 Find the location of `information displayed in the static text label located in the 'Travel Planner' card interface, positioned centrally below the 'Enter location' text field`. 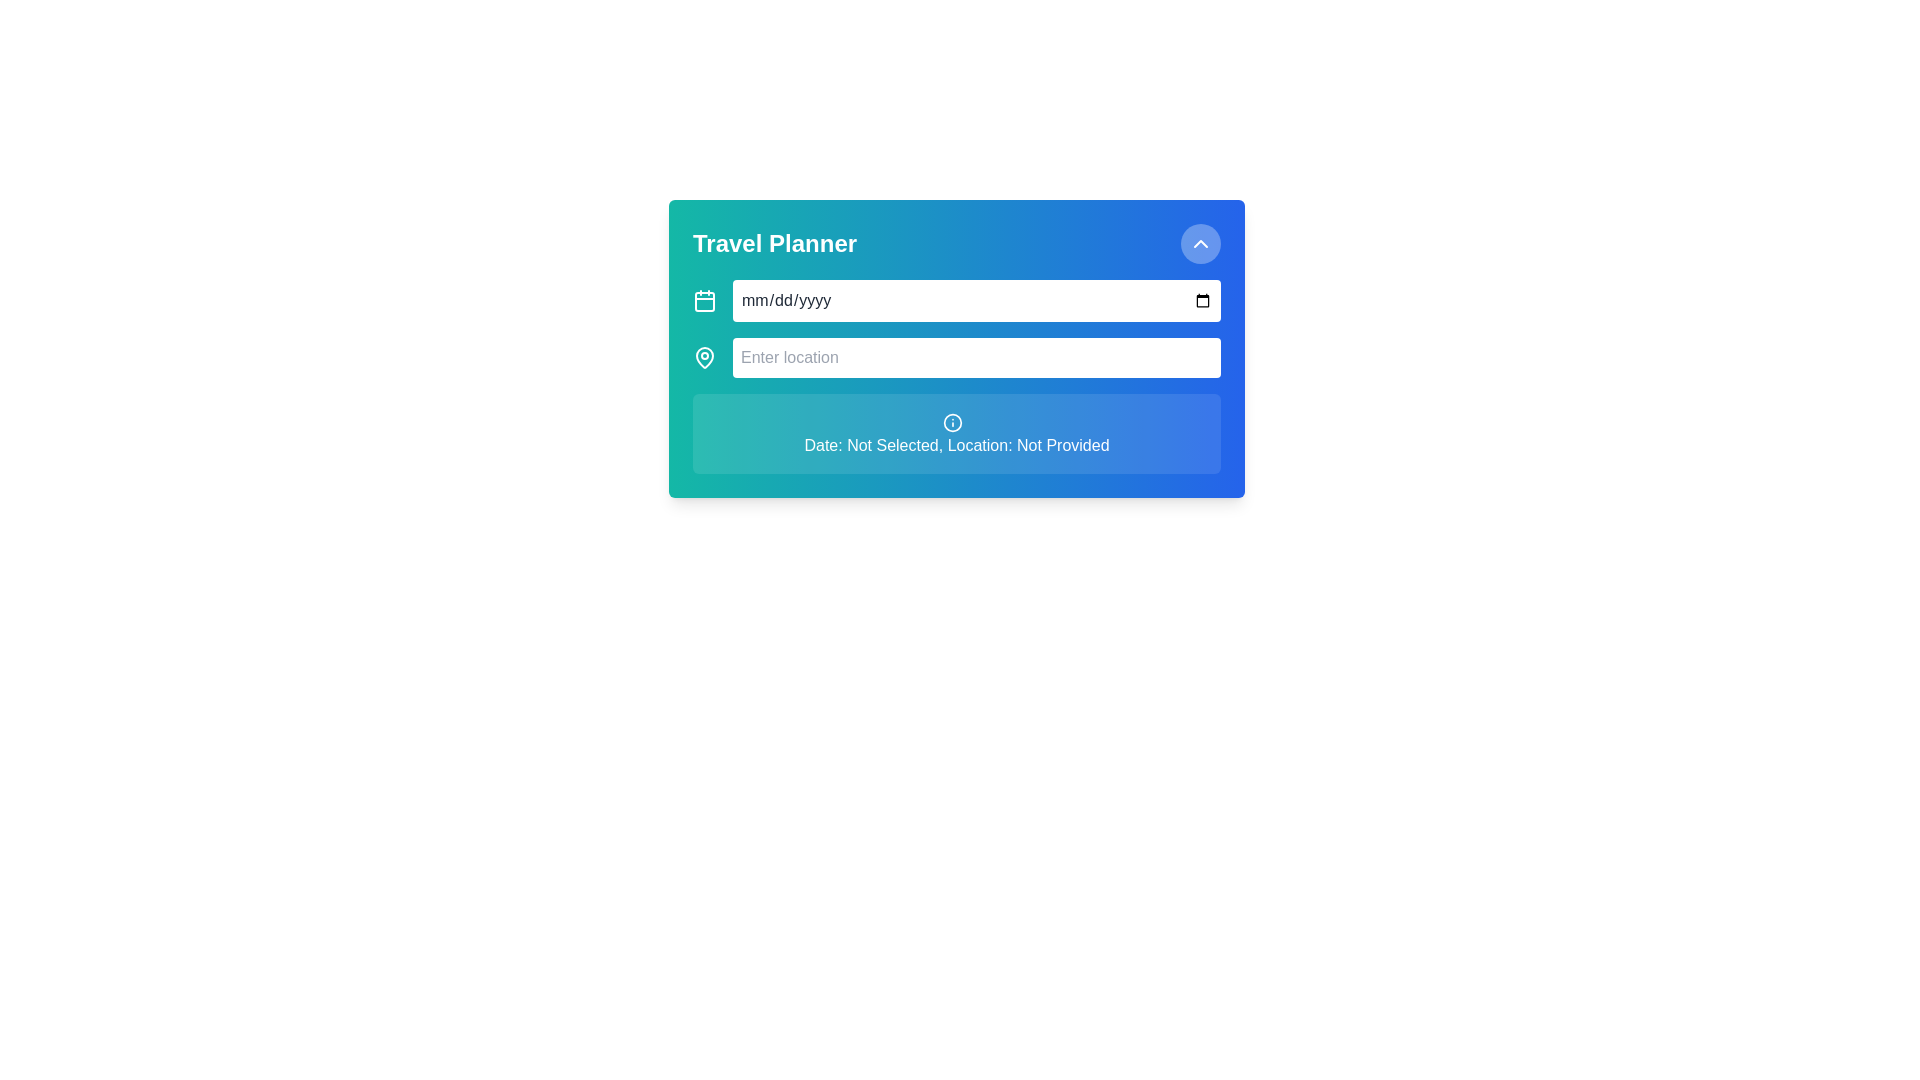

information displayed in the static text label located in the 'Travel Planner' card interface, positioned centrally below the 'Enter location' text field is located at coordinates (955, 445).